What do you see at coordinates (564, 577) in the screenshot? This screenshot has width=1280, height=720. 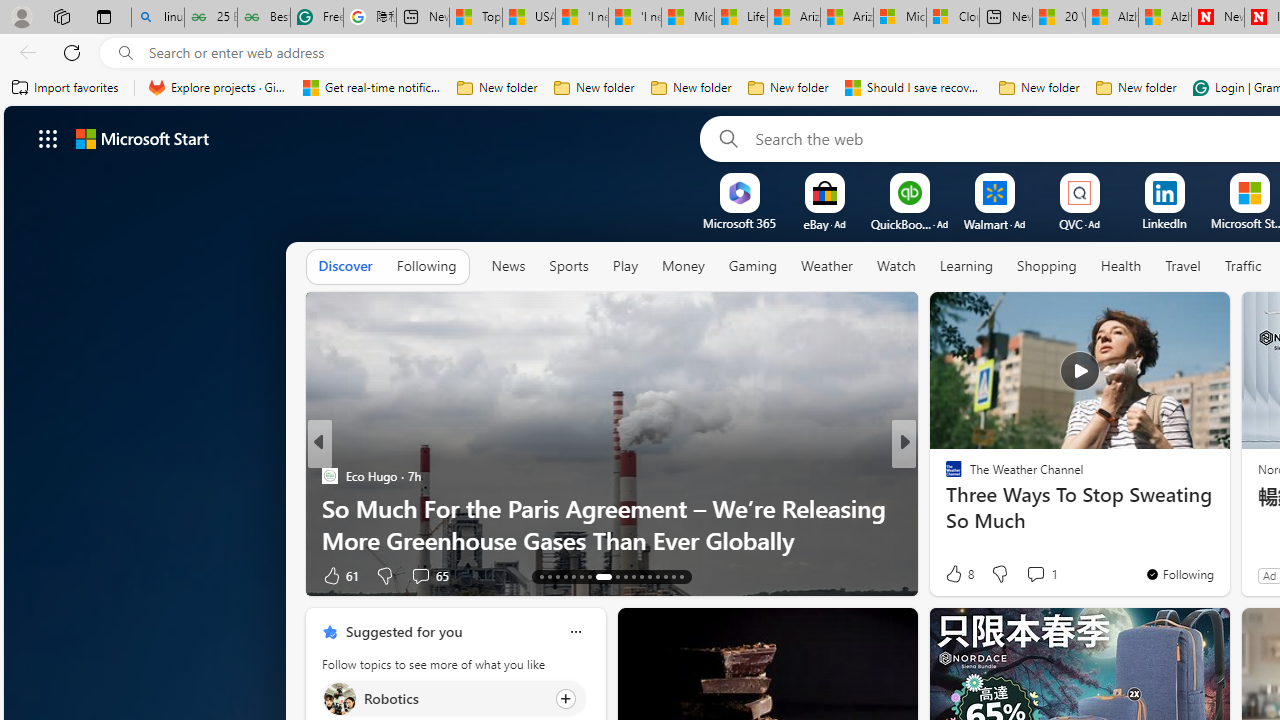 I see `'AutomationID: tab-16'` at bounding box center [564, 577].